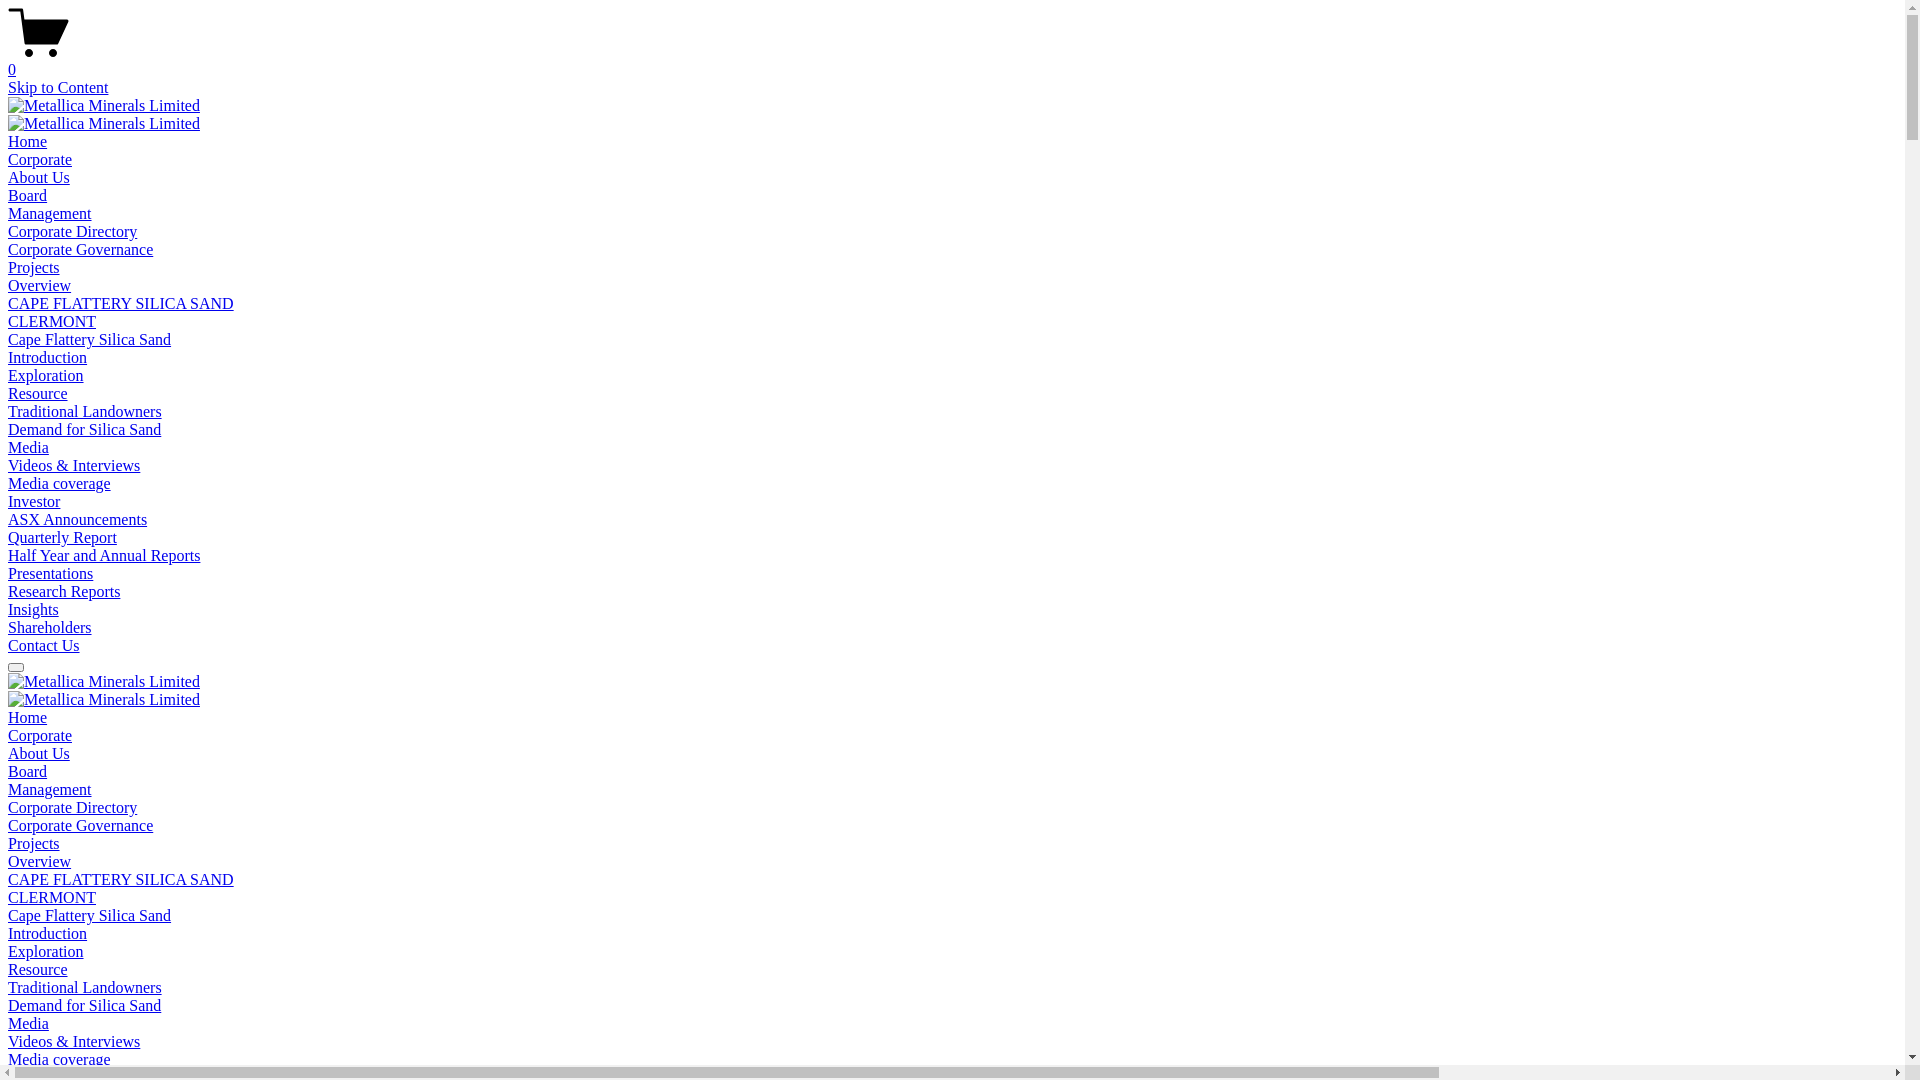 Image resolution: width=1920 pixels, height=1080 pixels. I want to click on 'CAPE FLATTERY SILICA SAND', so click(119, 878).